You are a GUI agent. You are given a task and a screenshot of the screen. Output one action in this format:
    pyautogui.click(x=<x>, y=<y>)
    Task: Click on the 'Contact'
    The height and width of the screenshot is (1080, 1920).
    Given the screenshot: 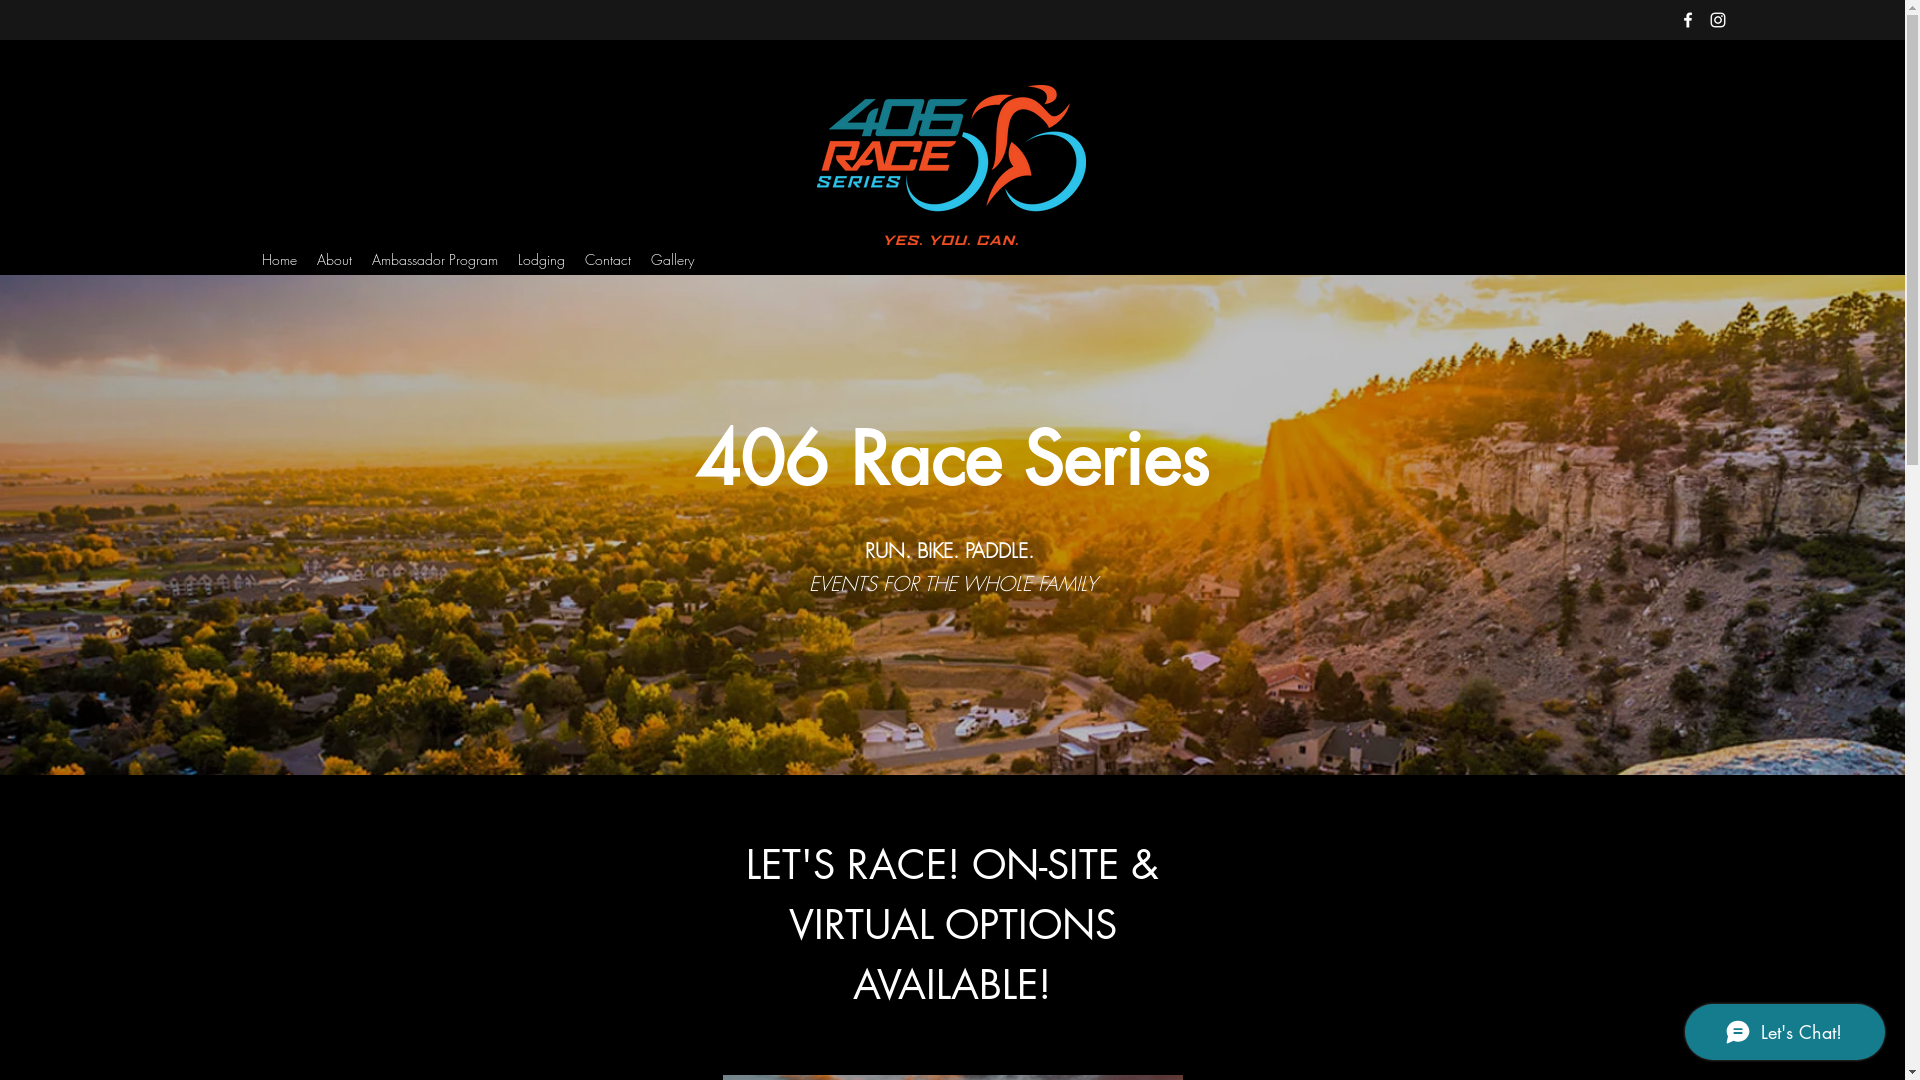 What is the action you would take?
    pyautogui.click(x=573, y=258)
    